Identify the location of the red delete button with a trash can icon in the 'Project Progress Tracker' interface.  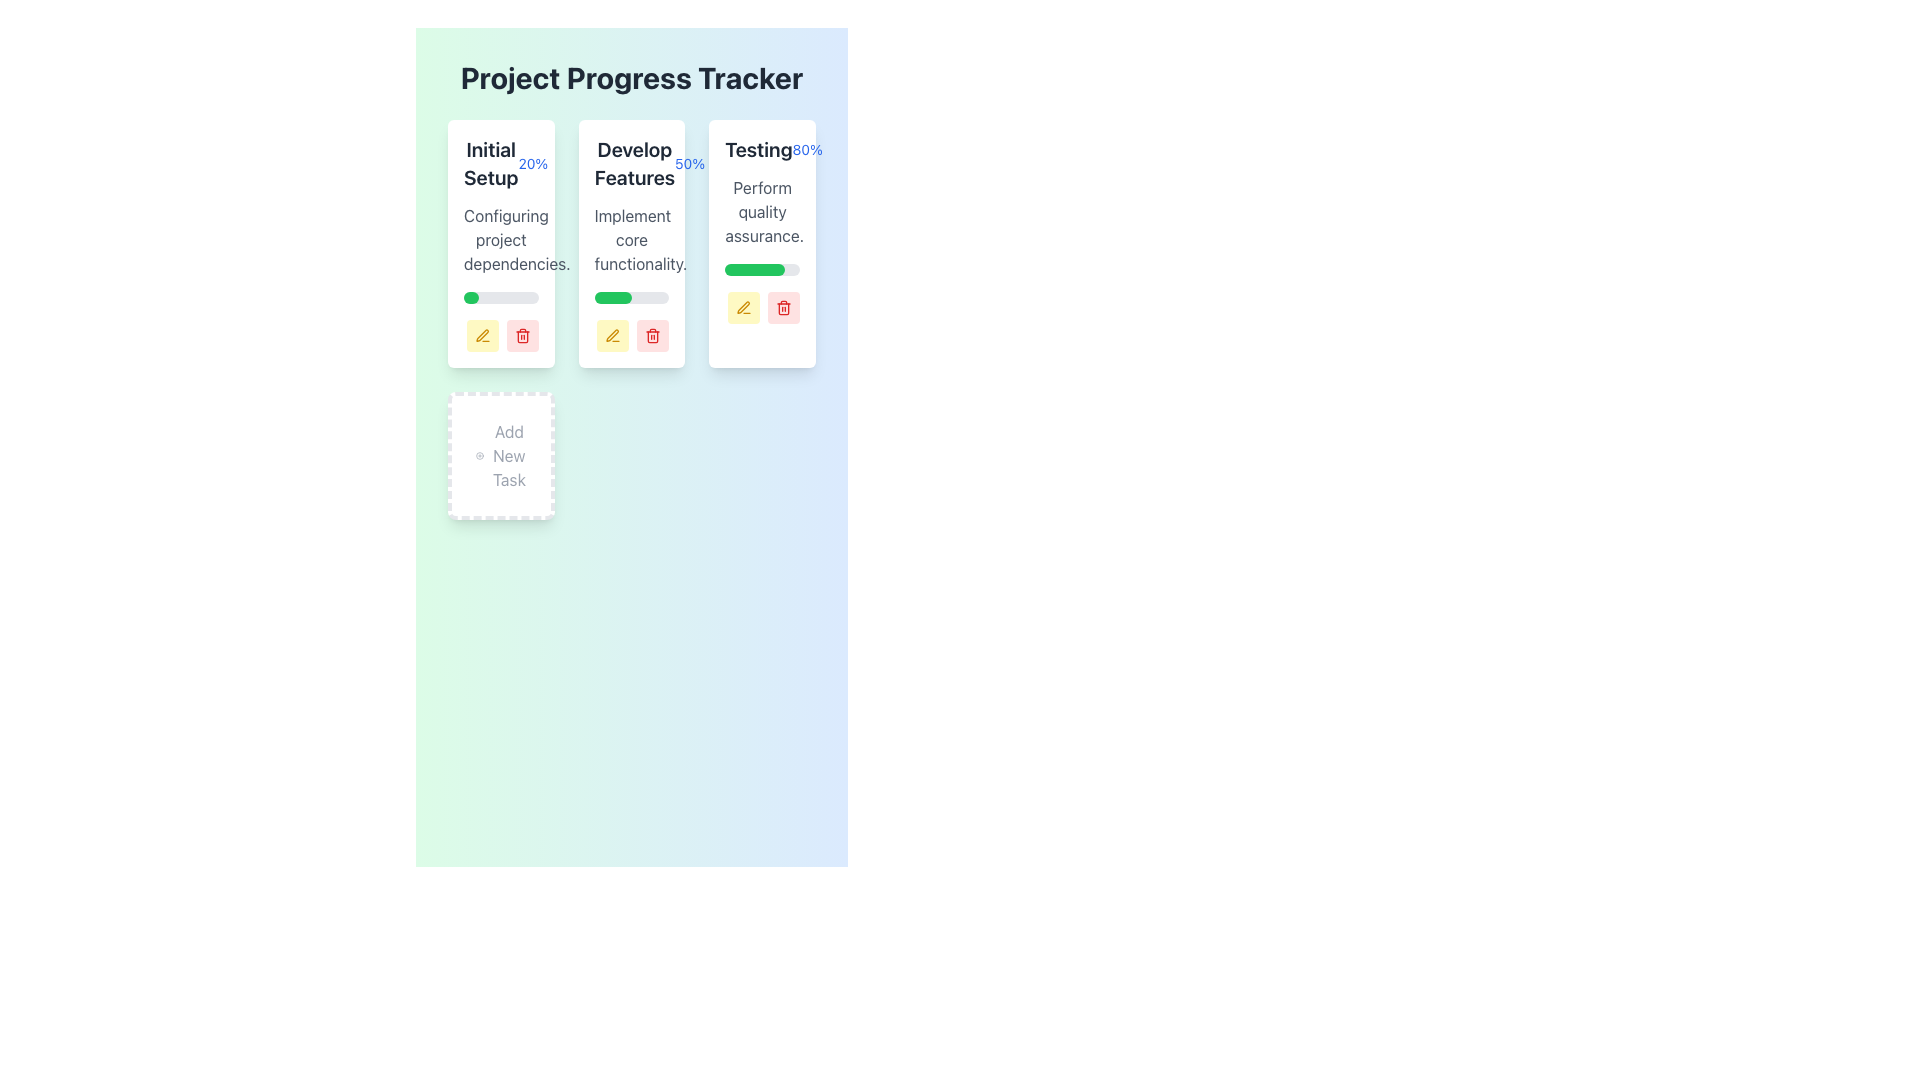
(653, 334).